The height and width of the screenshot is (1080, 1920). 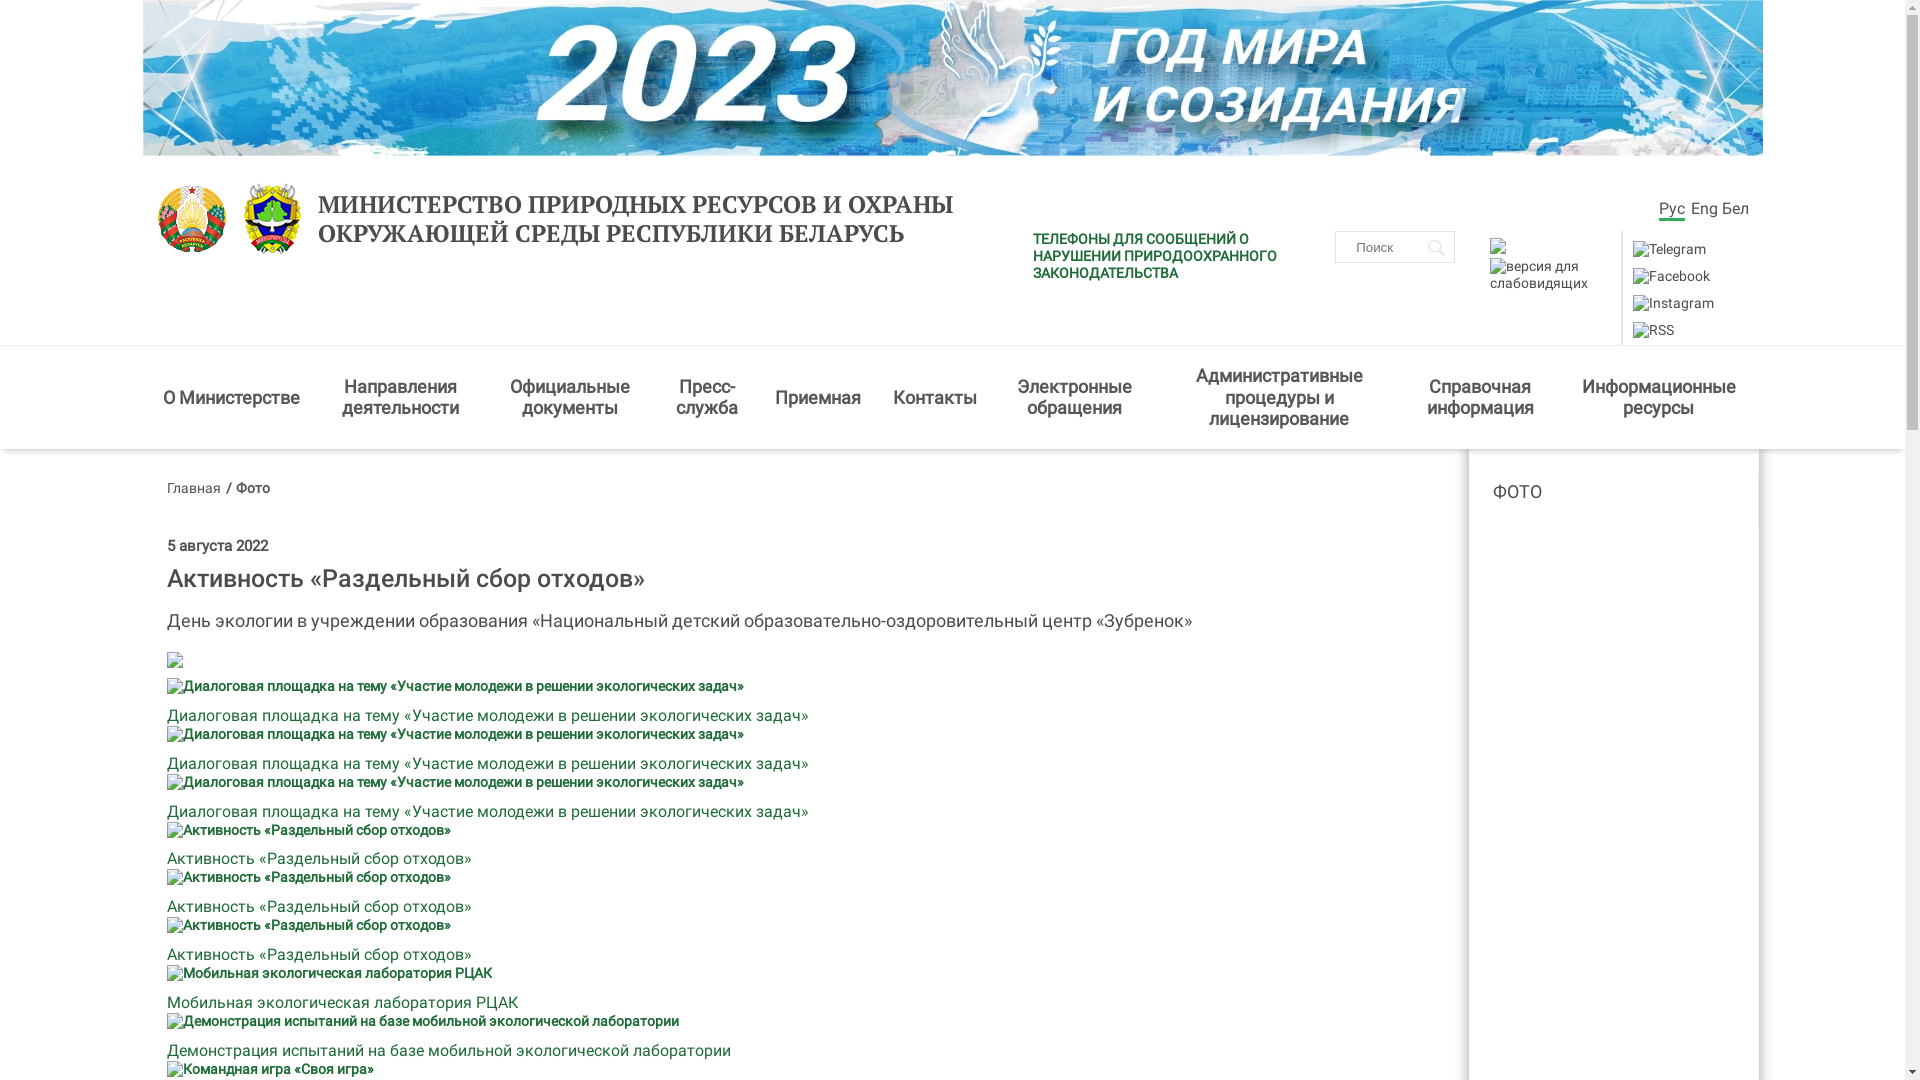 I want to click on 'Instagram', so click(x=1673, y=303).